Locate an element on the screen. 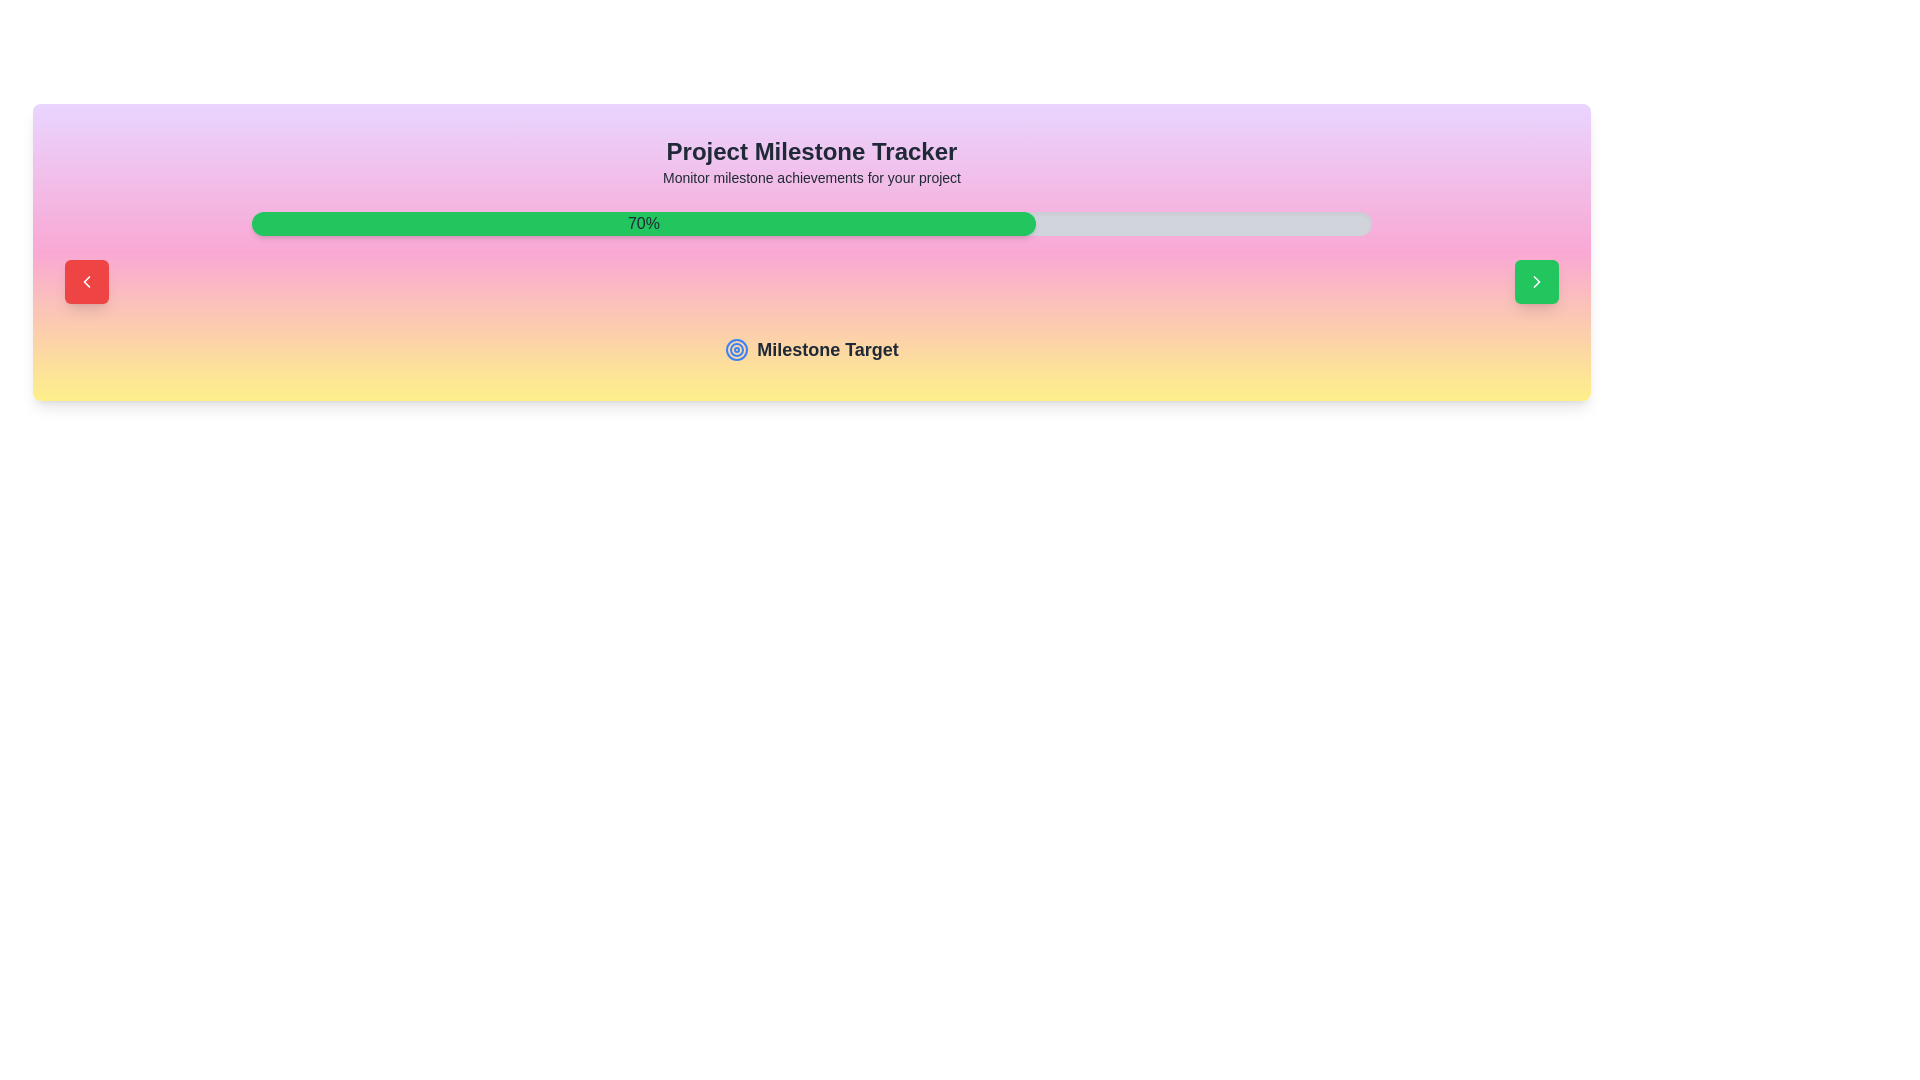 Image resolution: width=1920 pixels, height=1080 pixels. the circular target icon that is positioned to the left of the text 'Milestone Target', which is located below the progress bar labeled '70%' is located at coordinates (736, 349).